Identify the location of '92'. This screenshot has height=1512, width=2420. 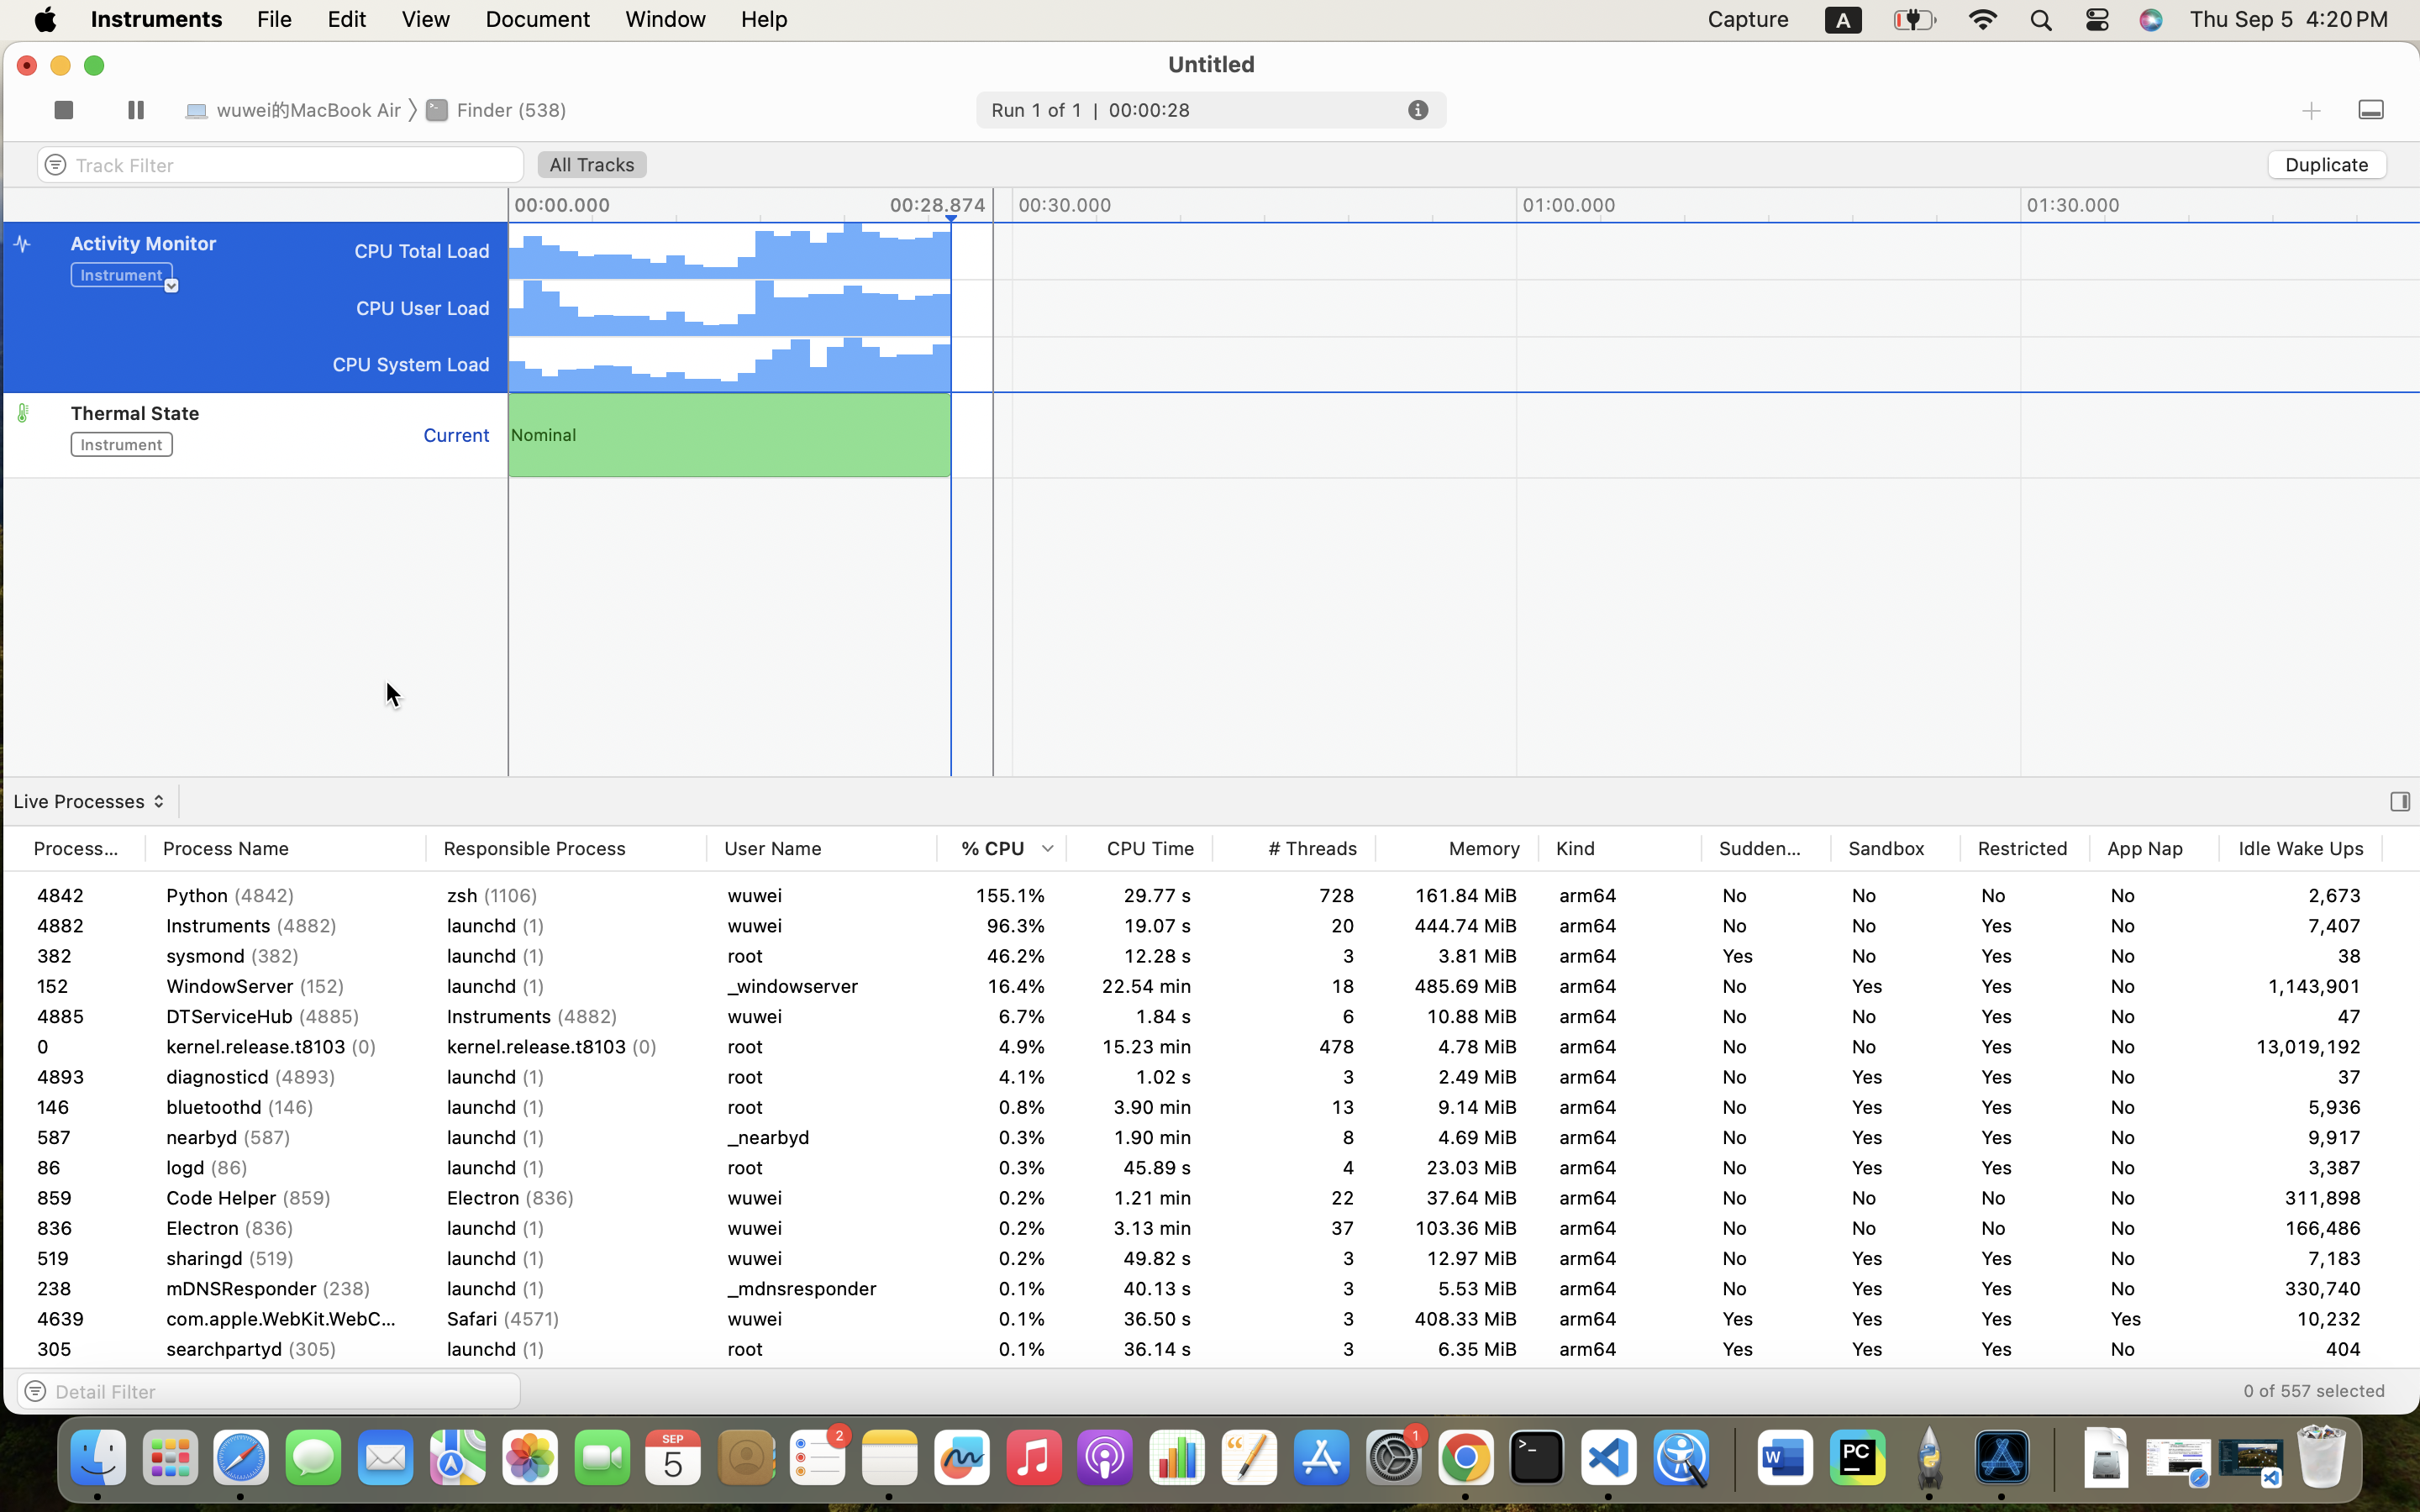
(80, 1046).